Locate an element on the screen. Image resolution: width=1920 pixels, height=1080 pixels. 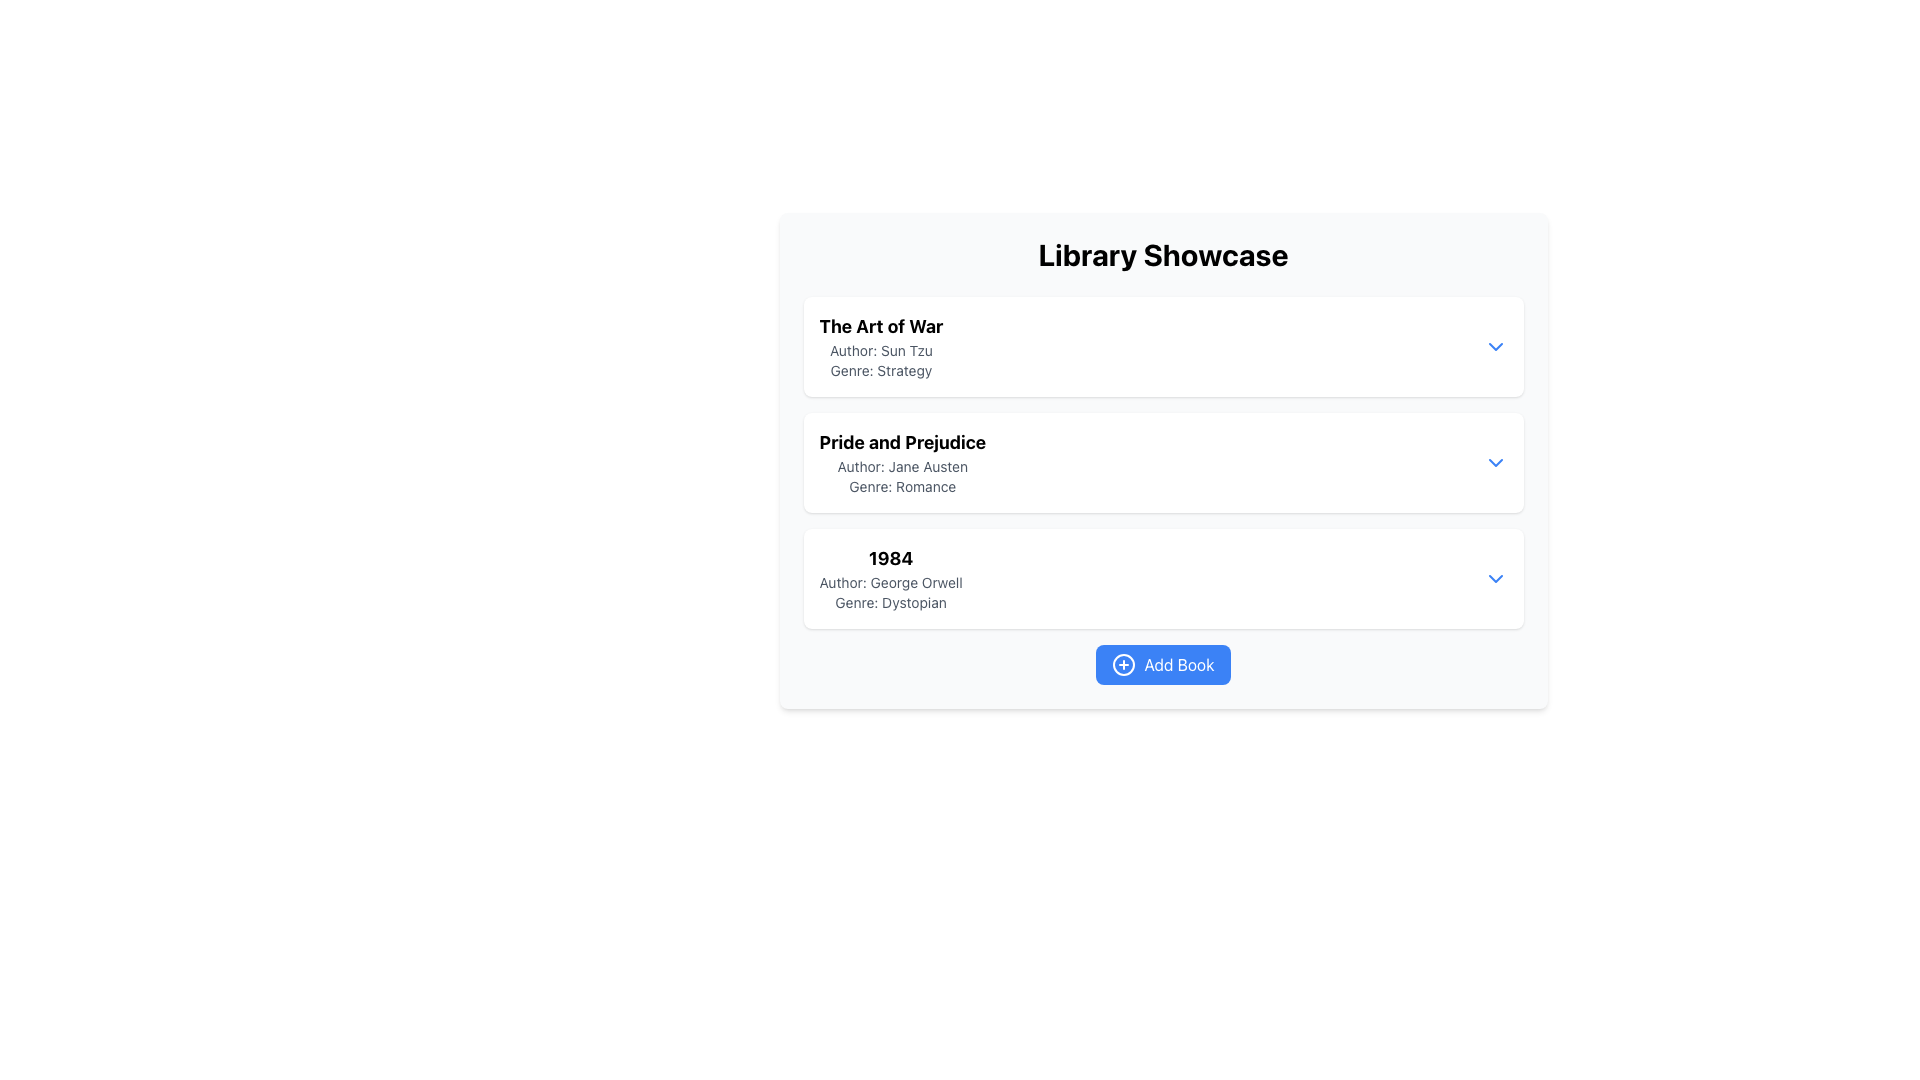
the text block displaying the book title '1984' by George Orwell in the Library Showcase list is located at coordinates (890, 578).